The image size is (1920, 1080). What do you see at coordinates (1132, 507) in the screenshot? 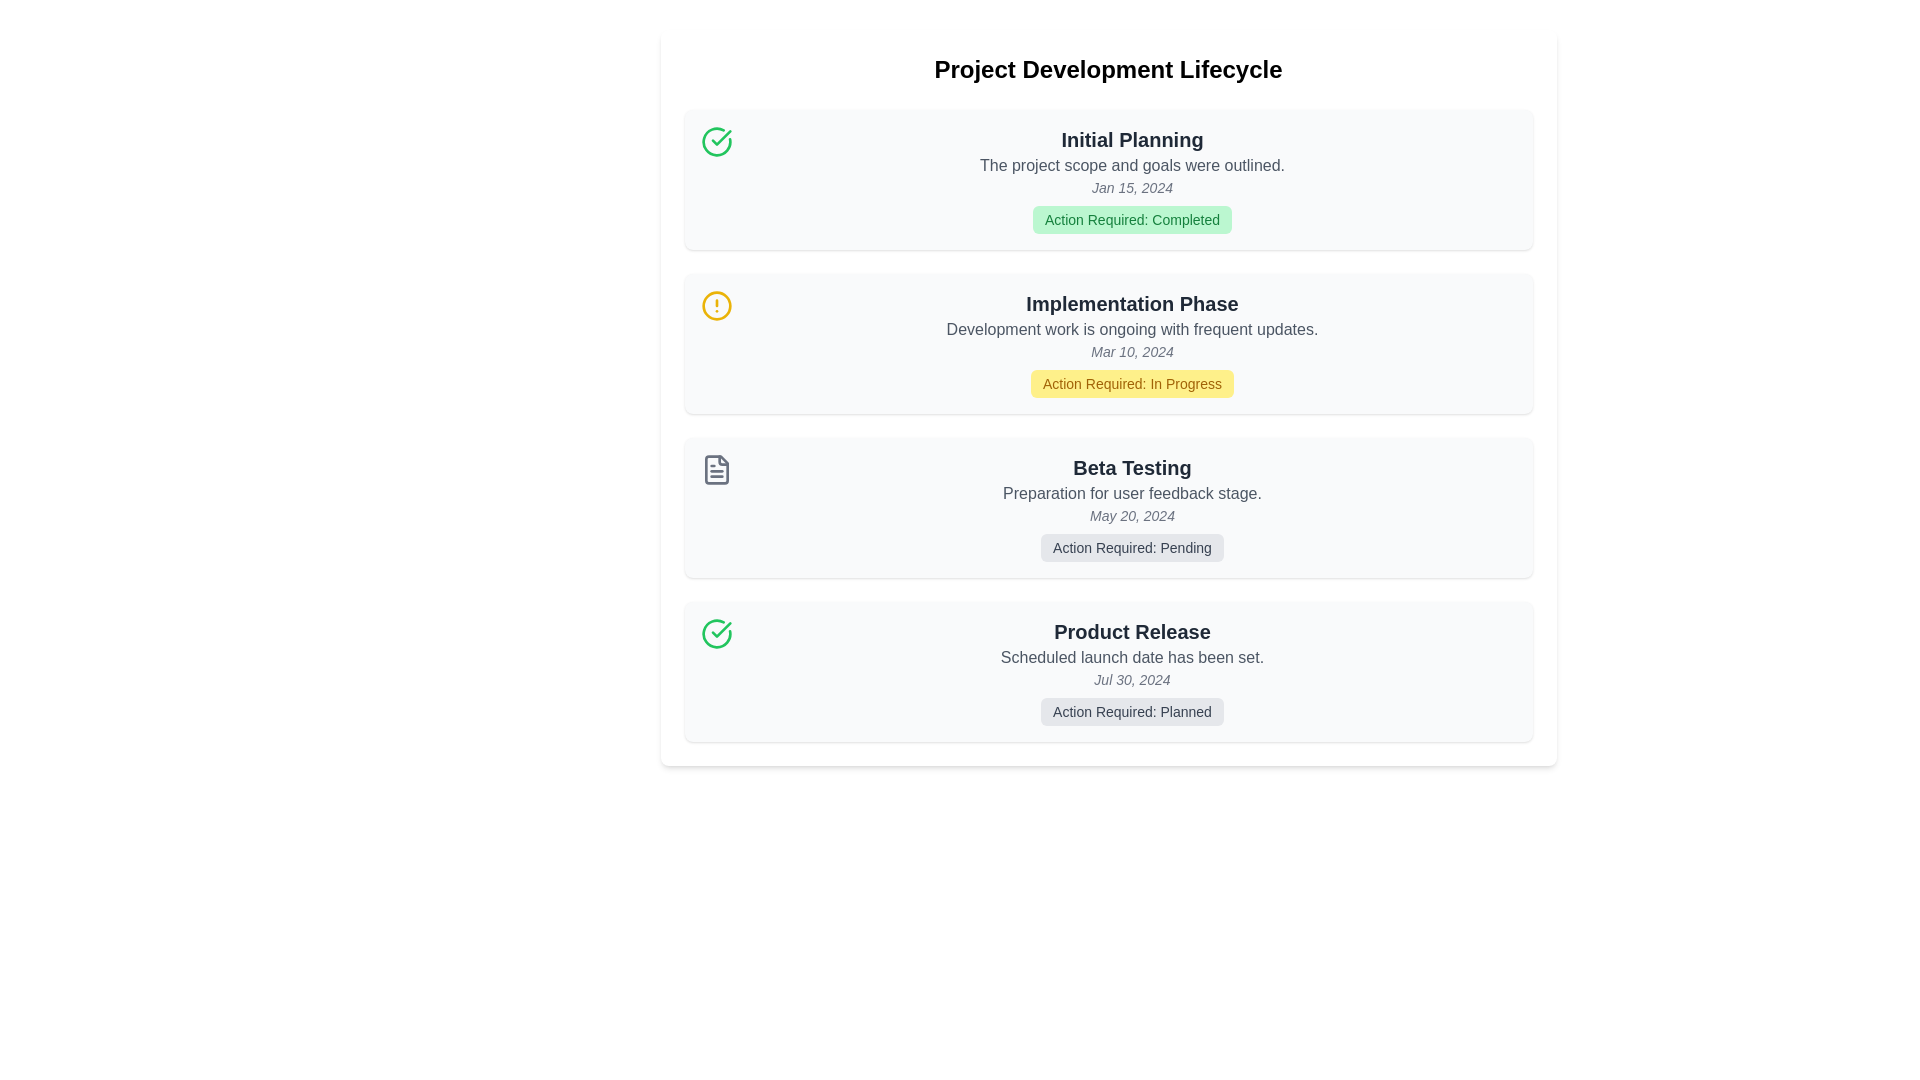
I see `the list item titled 'Beta Testing' which contains the description 'Preparation for user feedback stage.' and has a status labeled 'Action Required: Pending'` at bounding box center [1132, 507].